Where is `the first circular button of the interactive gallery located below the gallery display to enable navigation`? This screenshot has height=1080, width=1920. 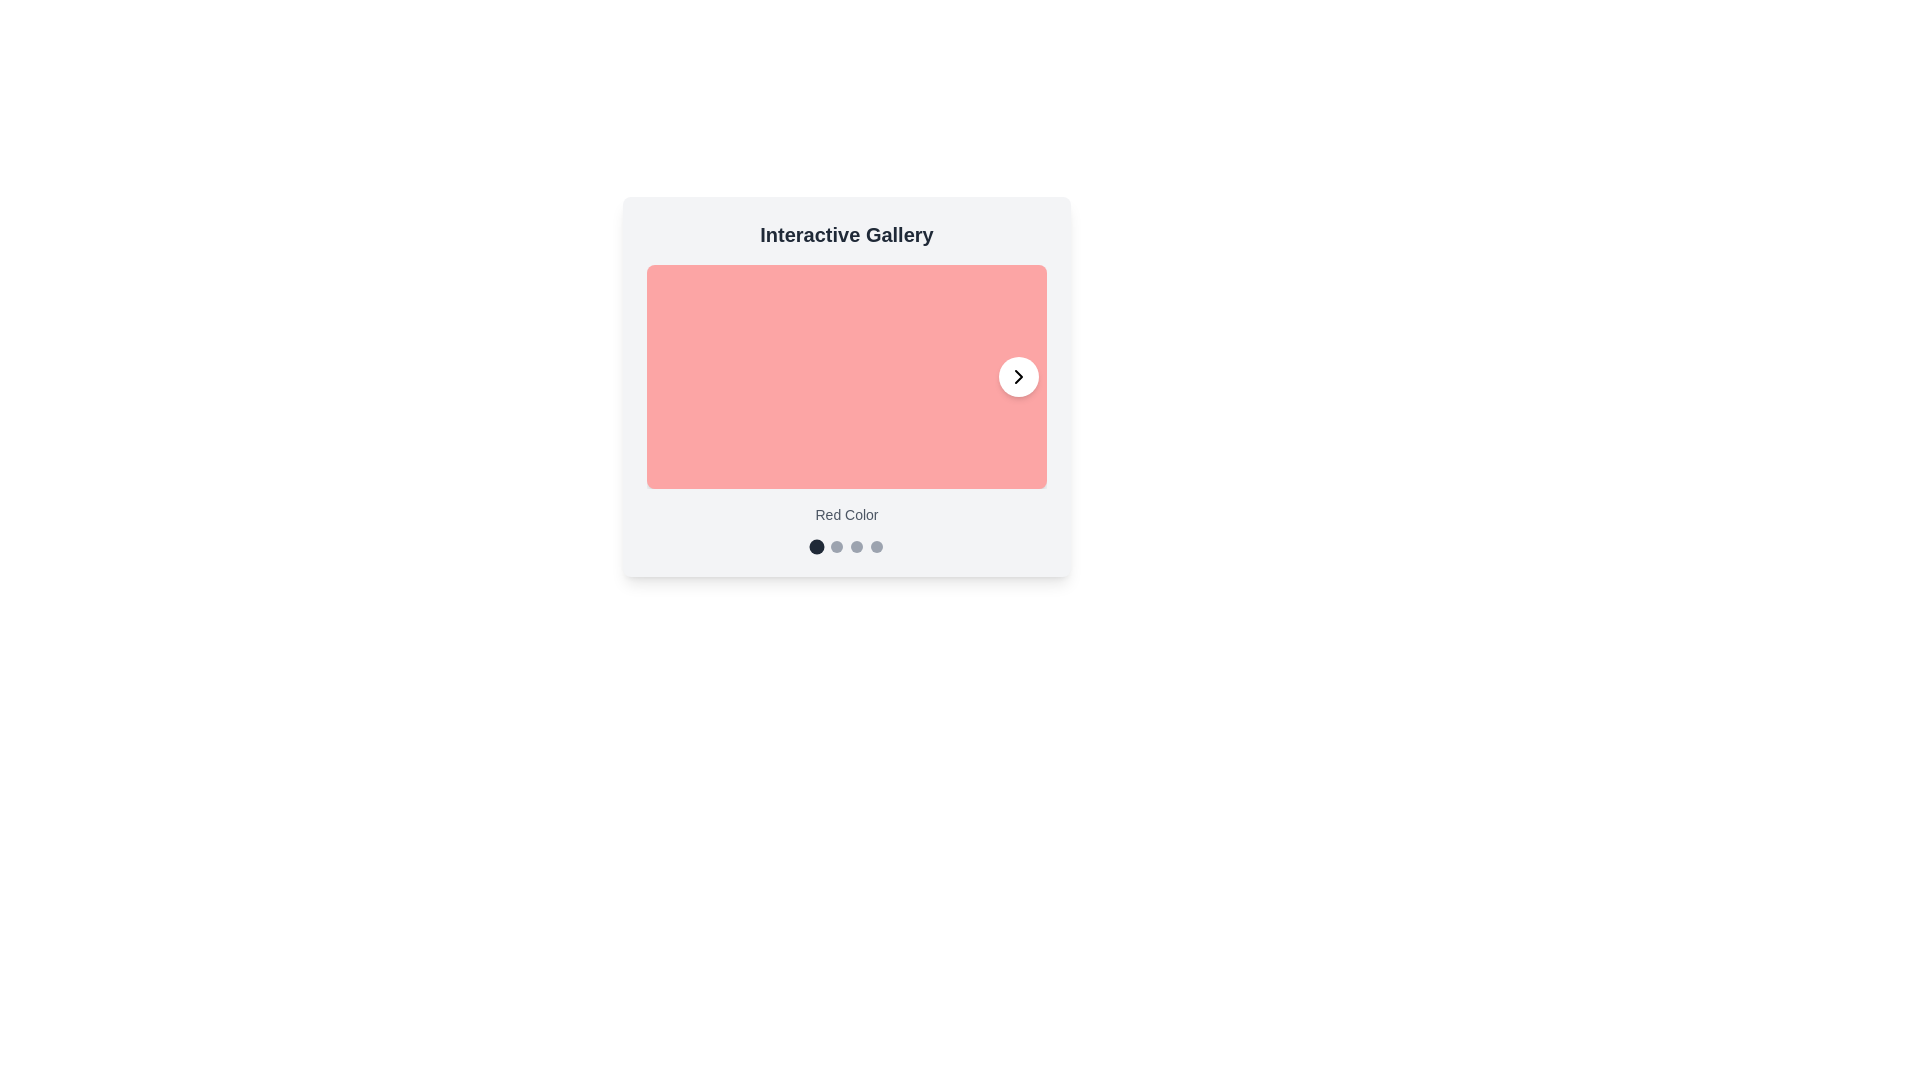
the first circular button of the interactive gallery located below the gallery display to enable navigation is located at coordinates (816, 547).